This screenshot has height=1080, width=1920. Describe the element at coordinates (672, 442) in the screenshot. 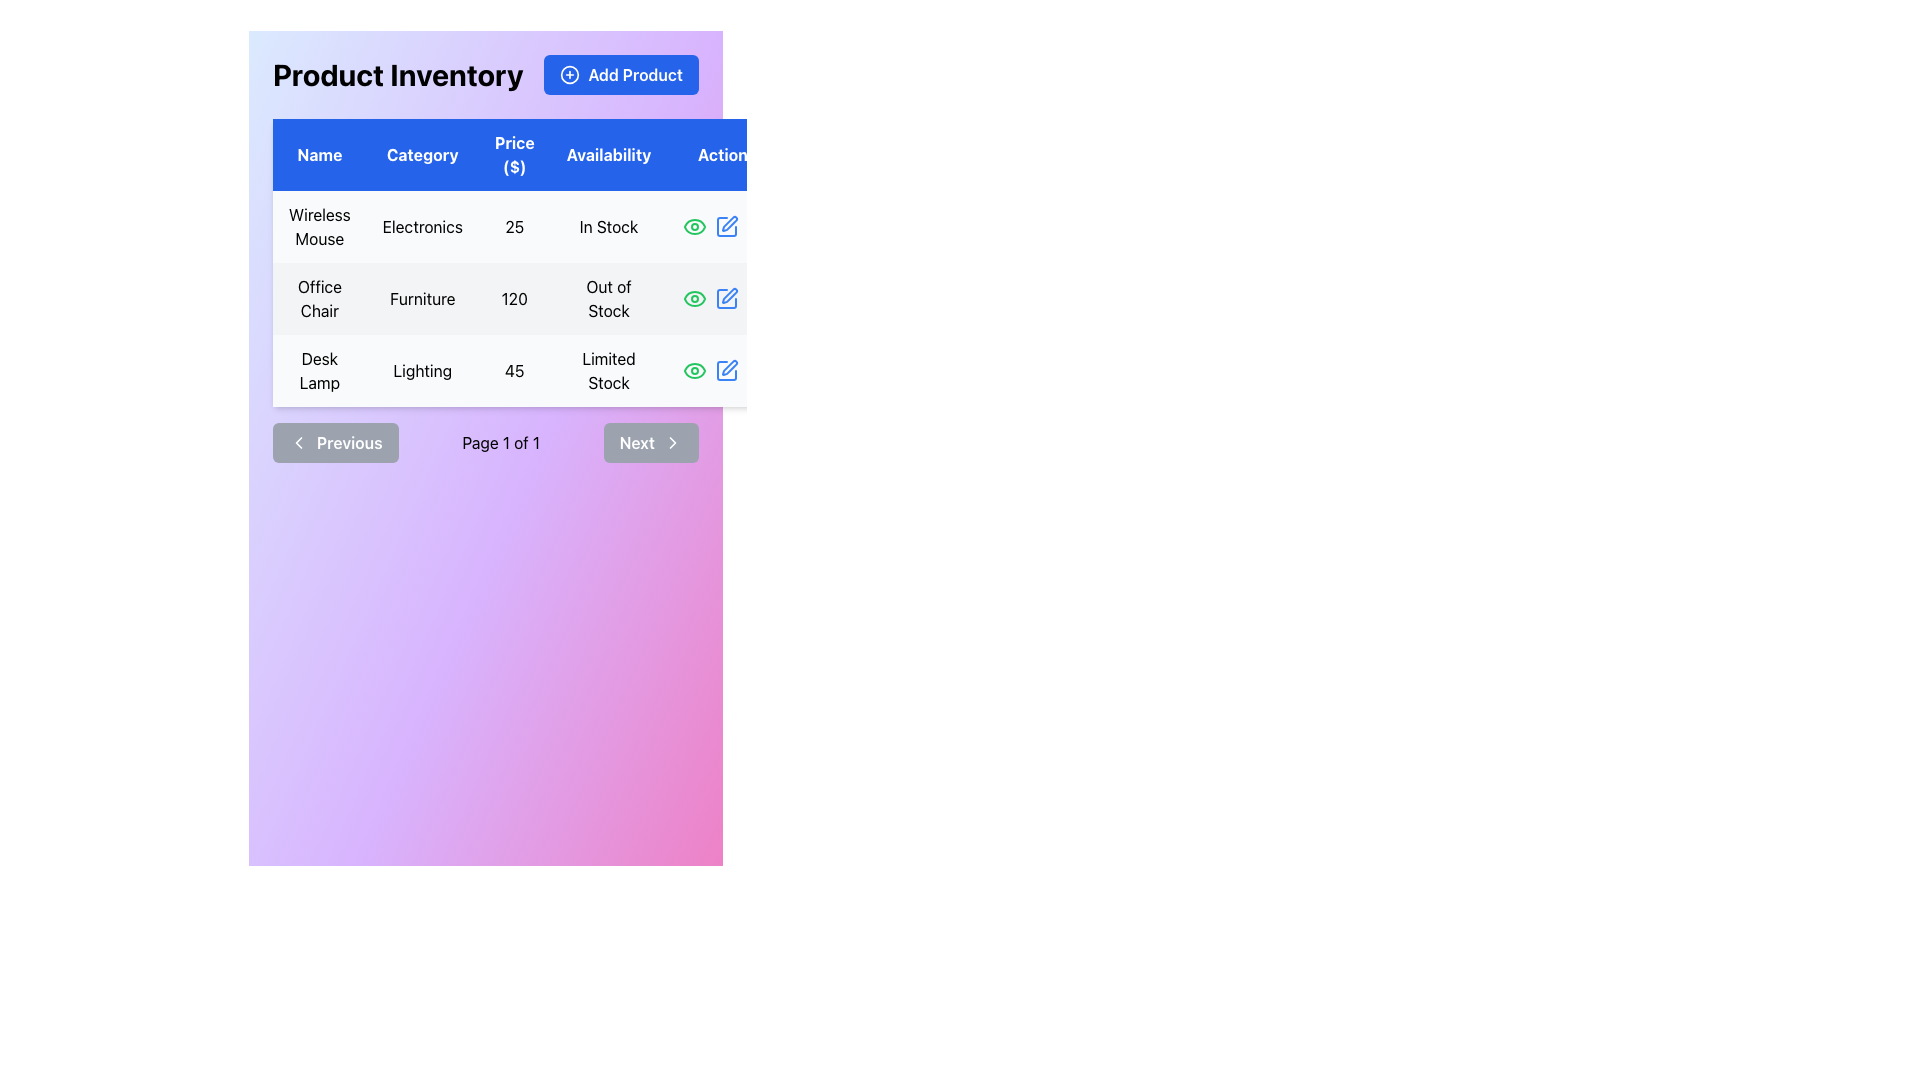

I see `the Chevron-Right icon located within the 'Next' button in the pagination control section at the bottom right of the interface` at that location.